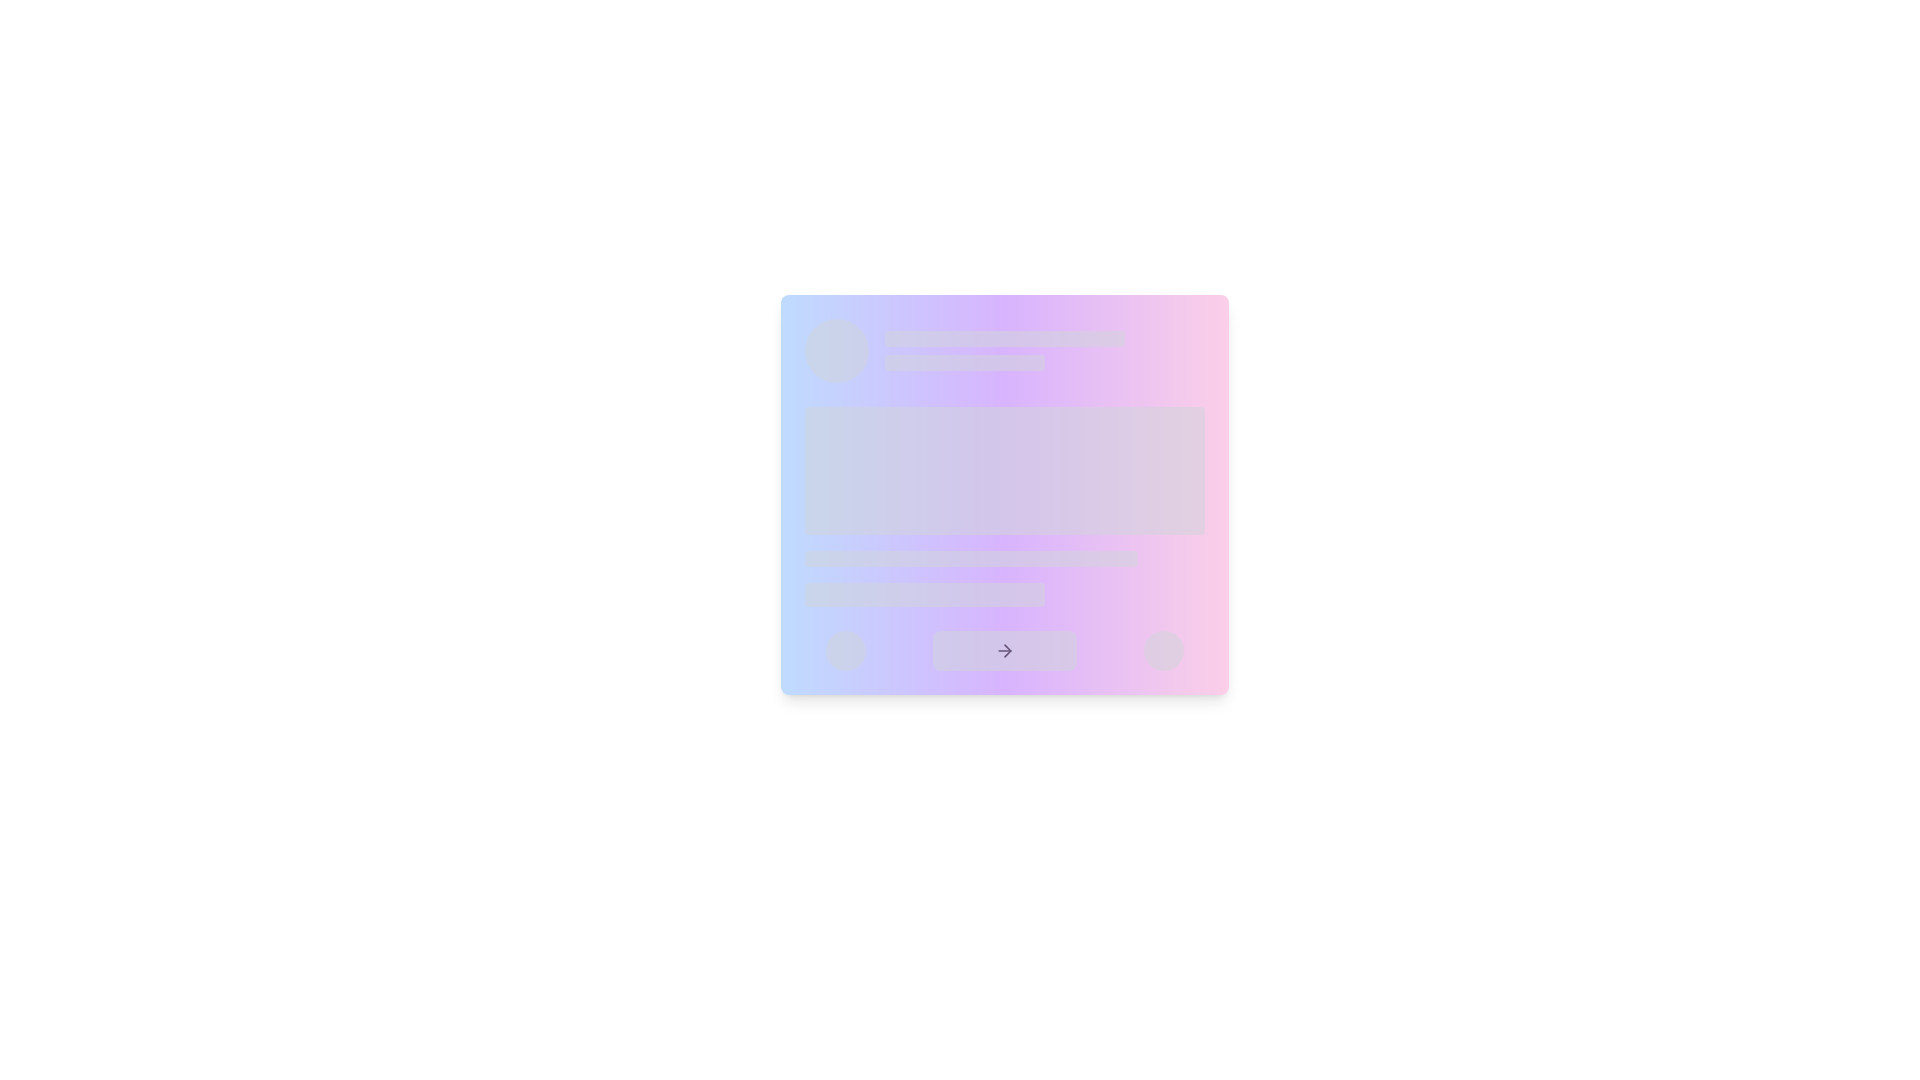 This screenshot has width=1920, height=1080. What do you see at coordinates (1004, 350) in the screenshot?
I see `the Placeholder Skeleton Section located at the top of the card, which serves as a loading indicator for user profile content` at bounding box center [1004, 350].